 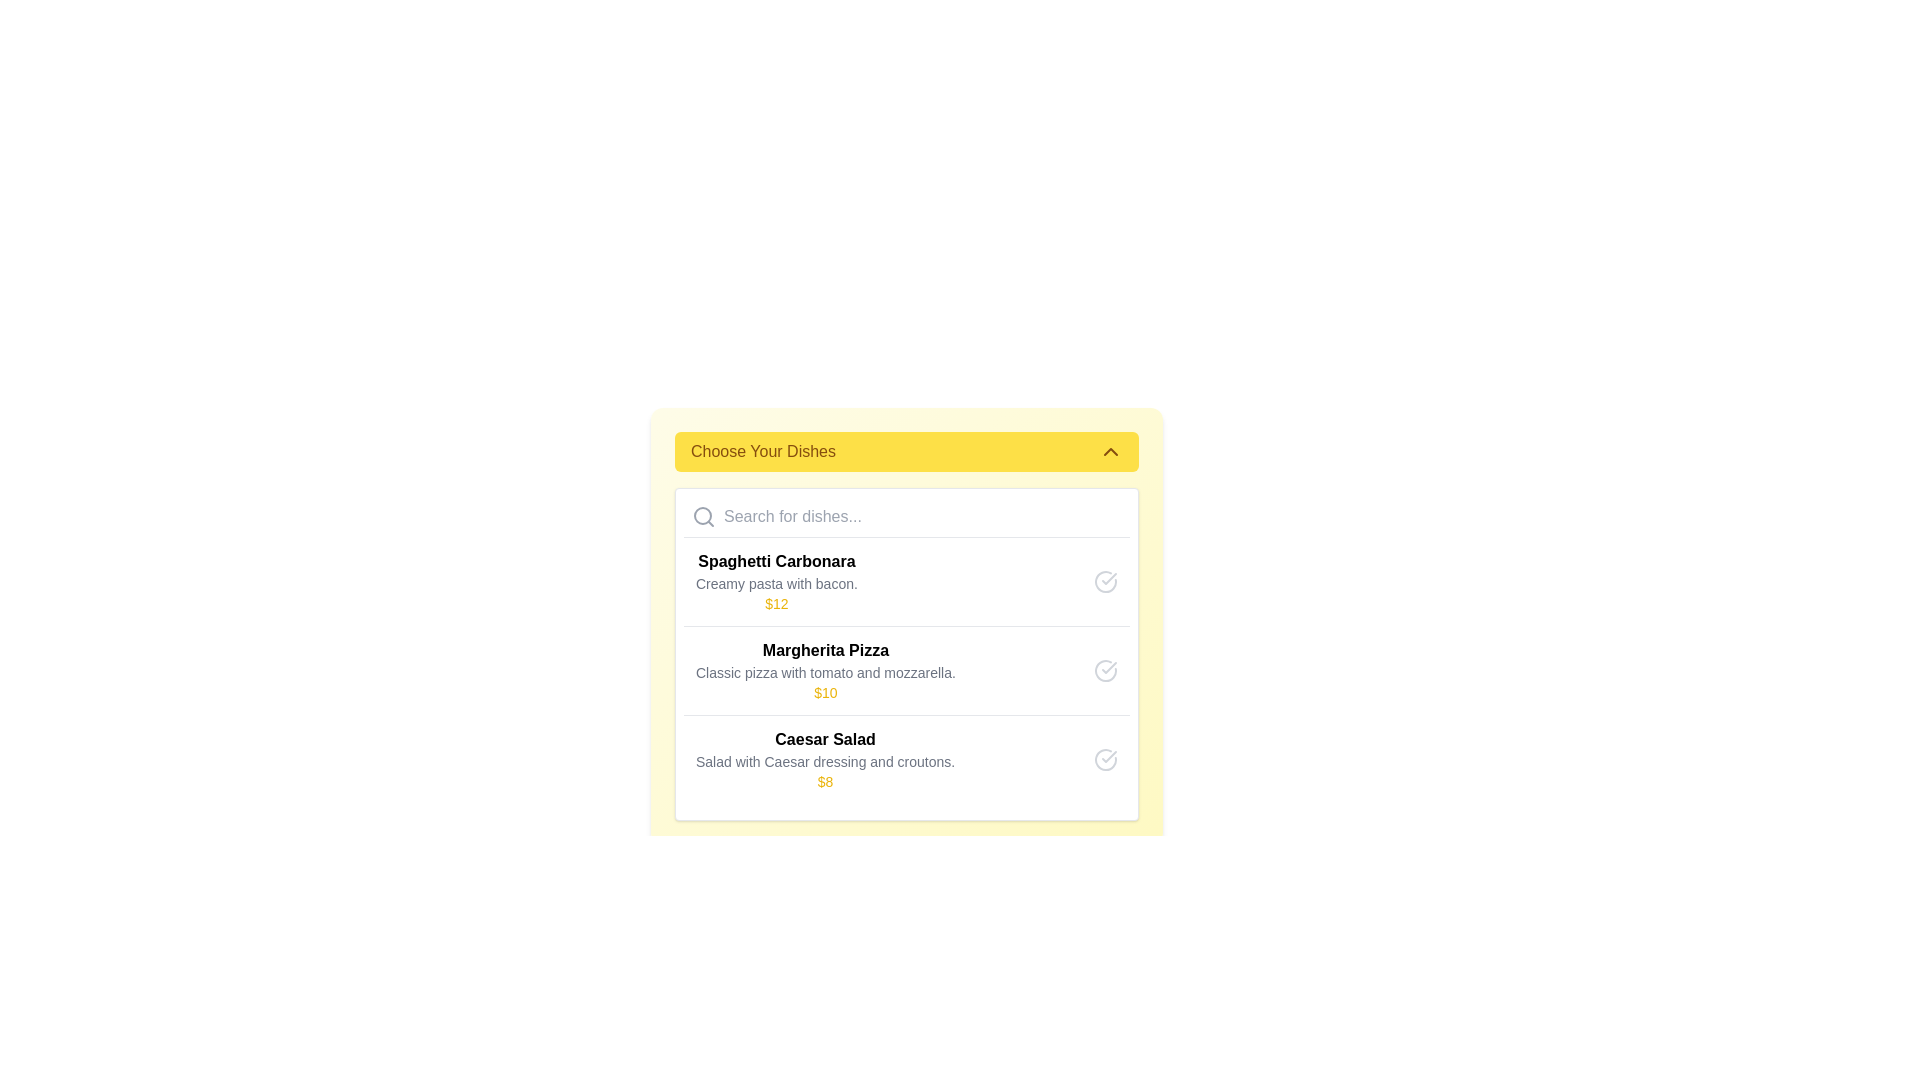 I want to click on Price indicator text displaying the value '$10' in yellow color, located below the description of 'Margherita Pizza', so click(x=825, y=692).